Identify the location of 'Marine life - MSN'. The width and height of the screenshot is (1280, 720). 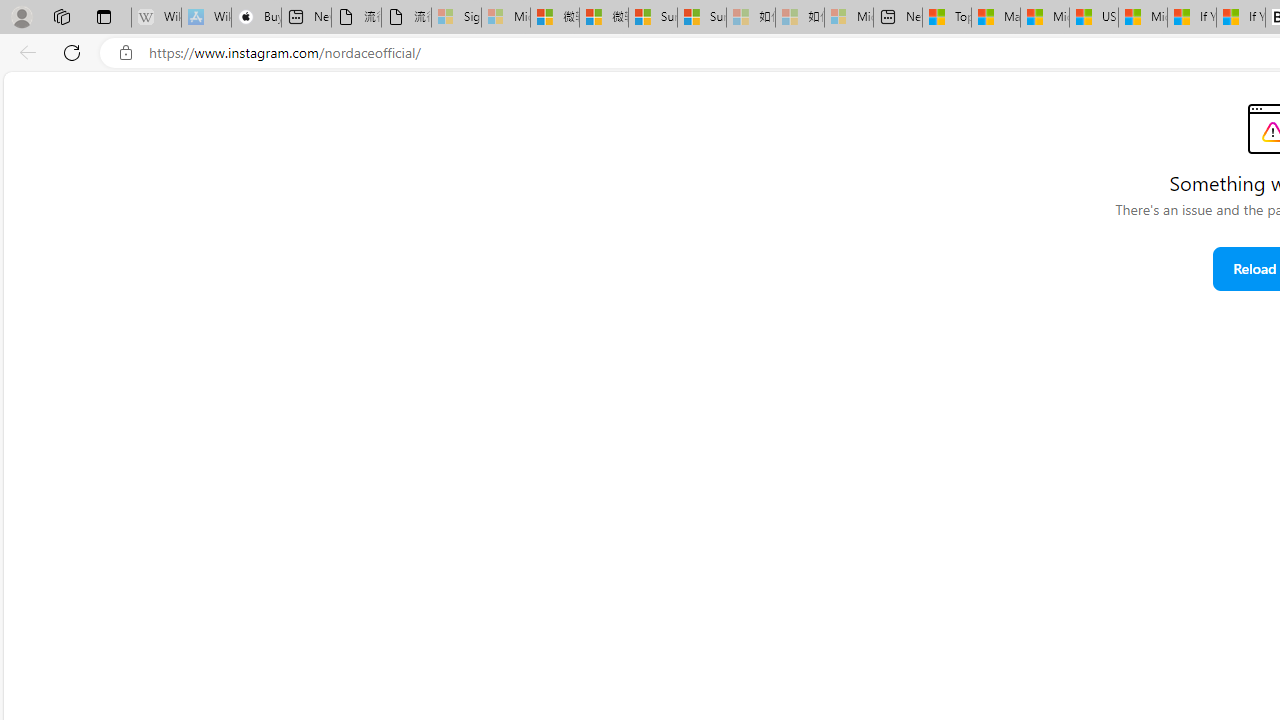
(995, 17).